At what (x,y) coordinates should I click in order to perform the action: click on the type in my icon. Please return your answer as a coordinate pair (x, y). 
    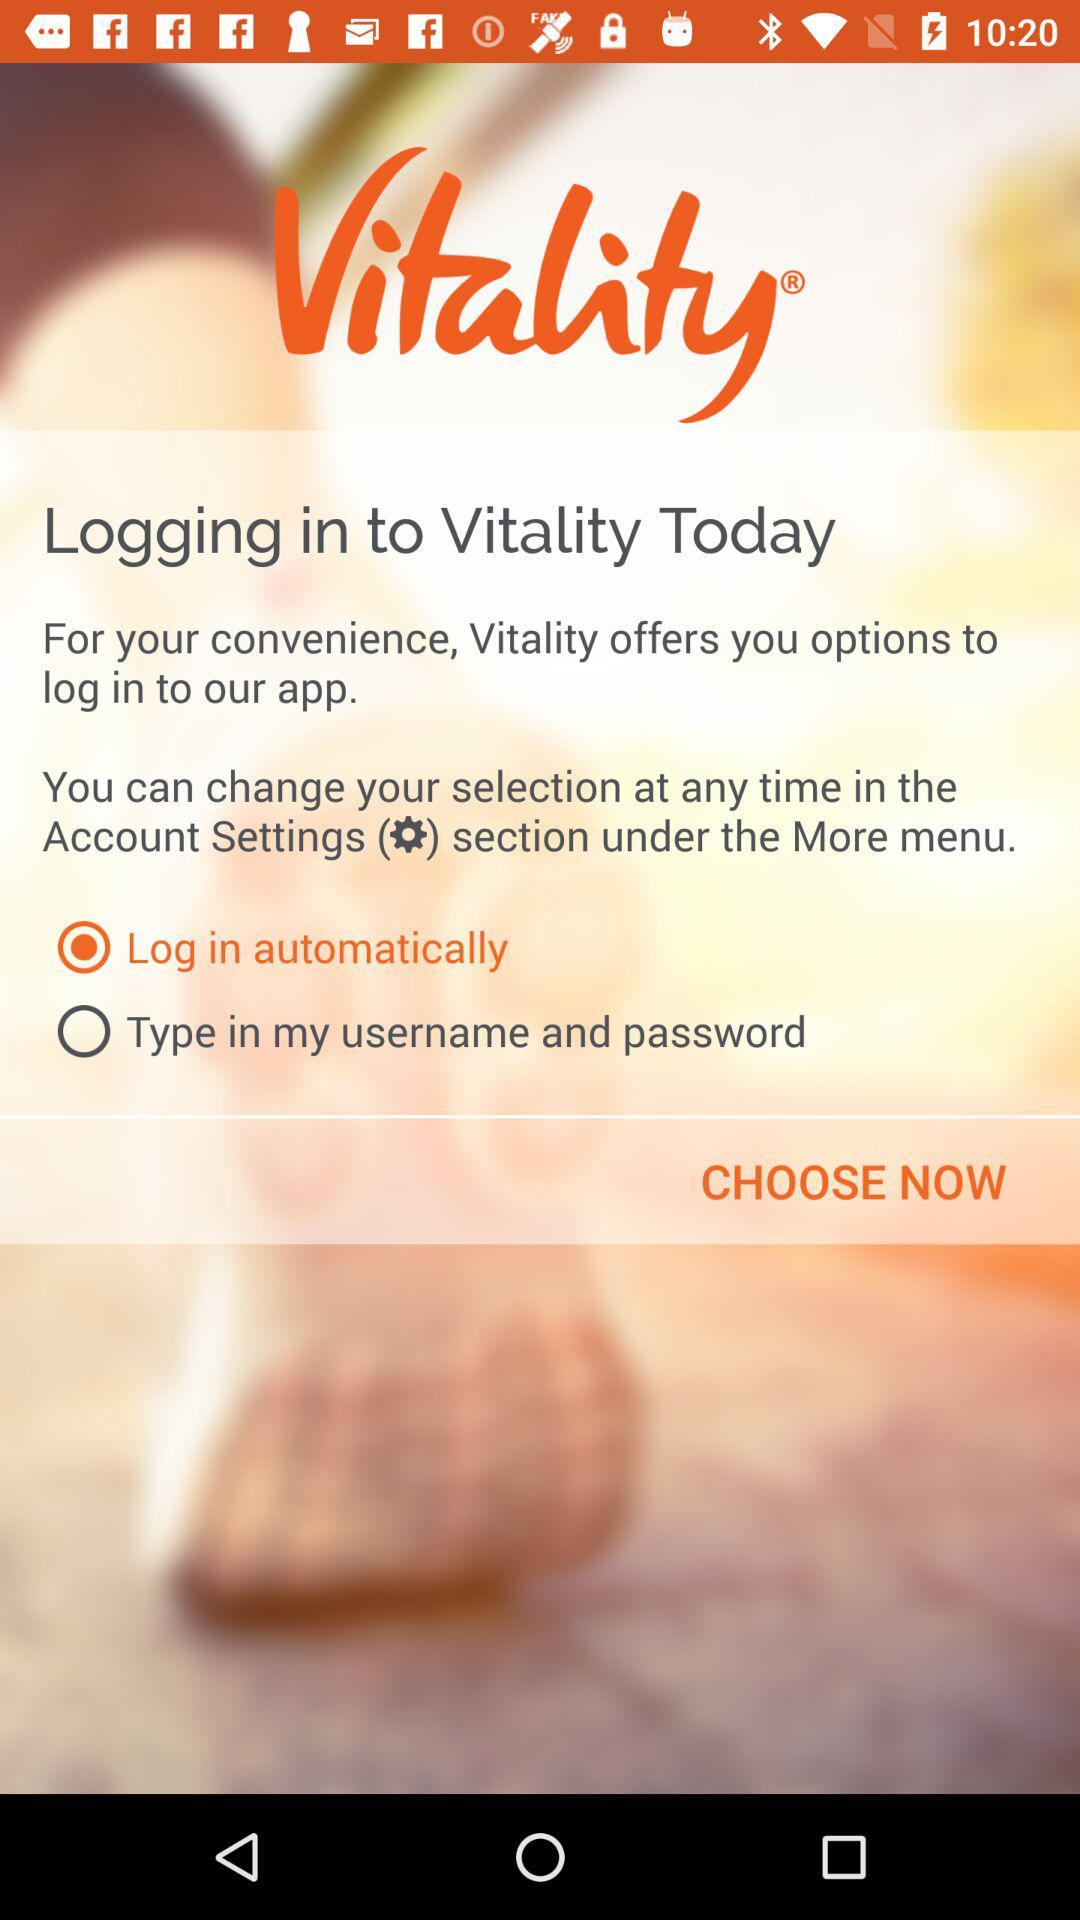
    Looking at the image, I should click on (423, 1031).